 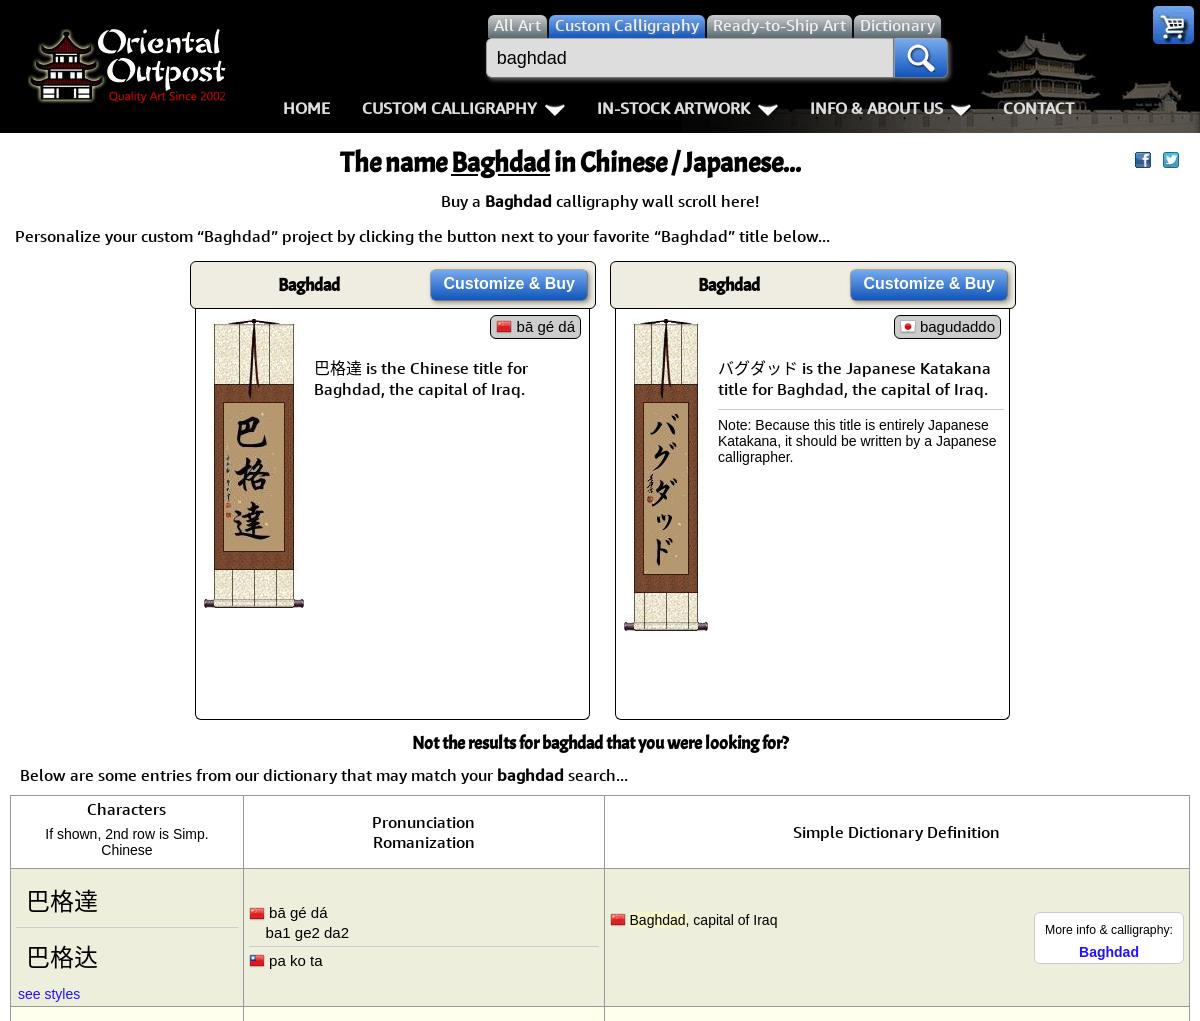 I want to click on 'If shown, 2nd row is Simp. Chinese', so click(x=126, y=842).